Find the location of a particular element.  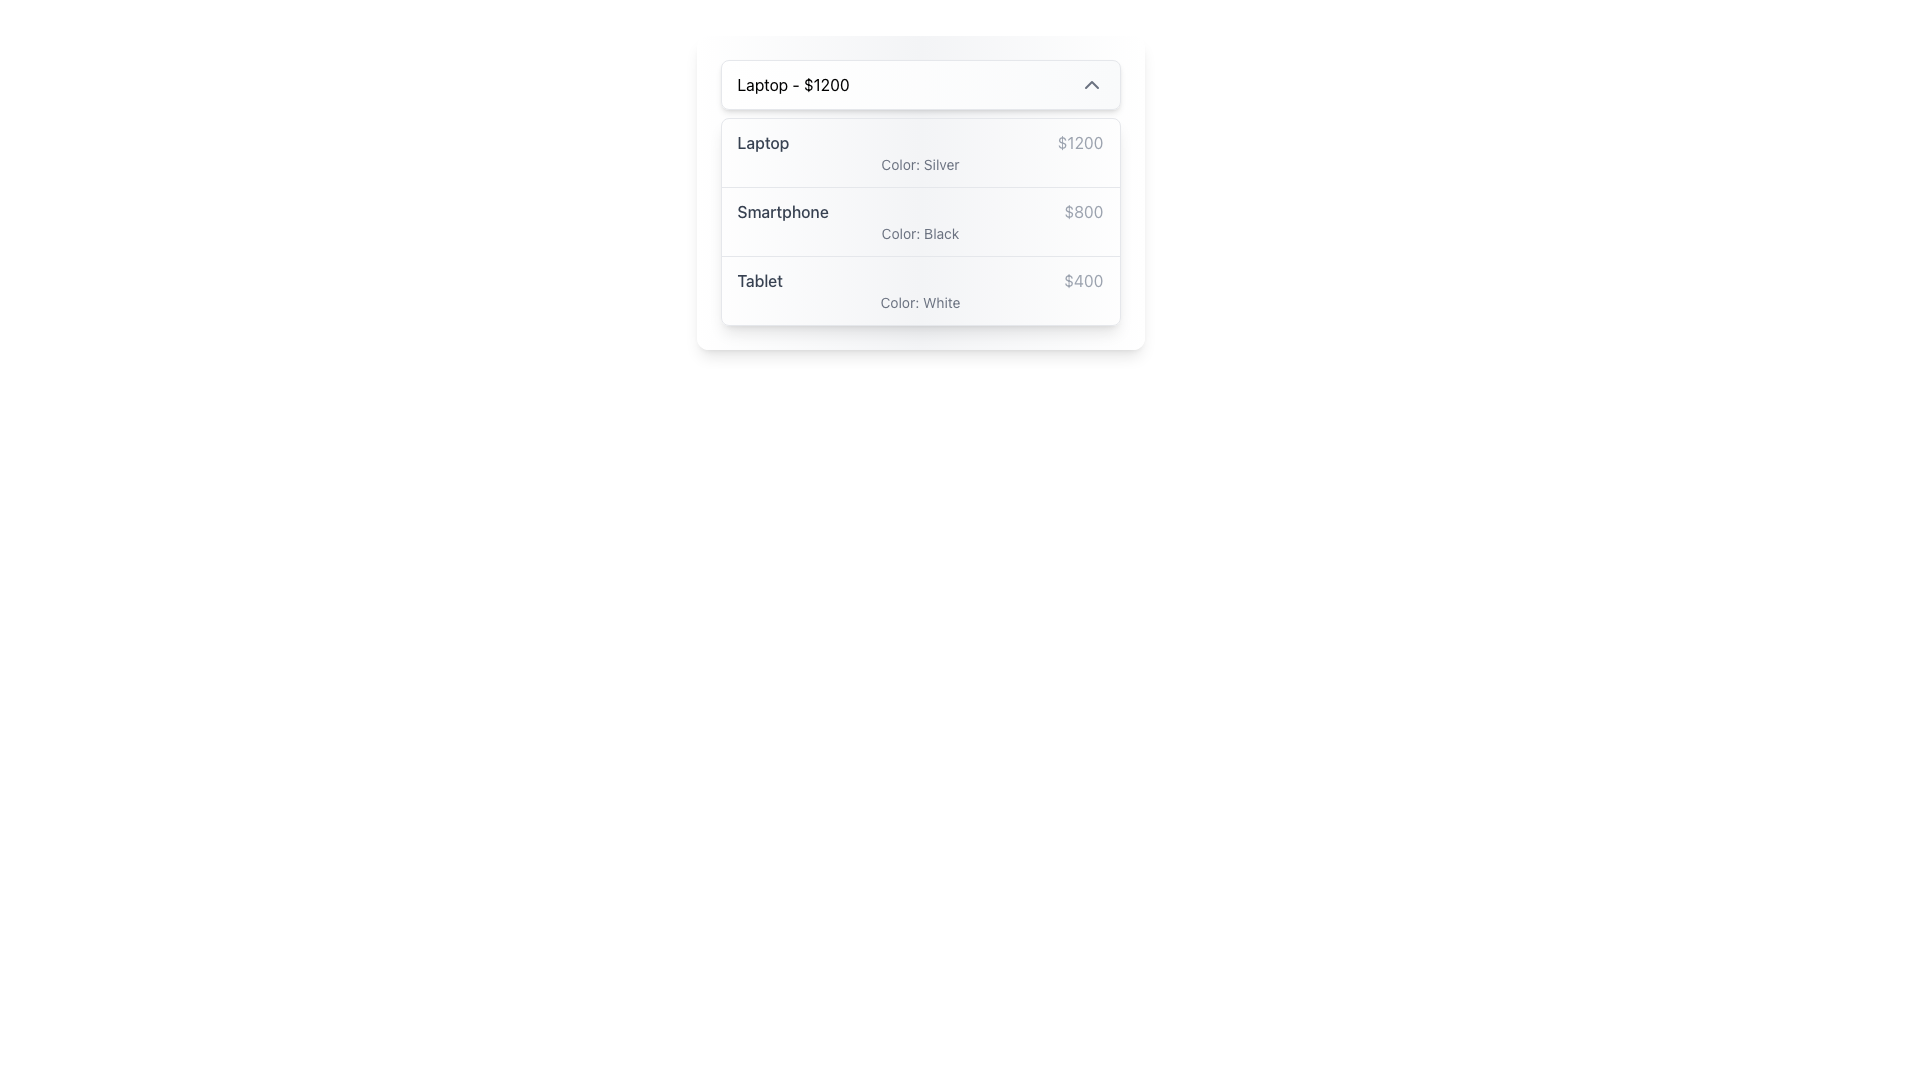

the first item is located at coordinates (919, 152).